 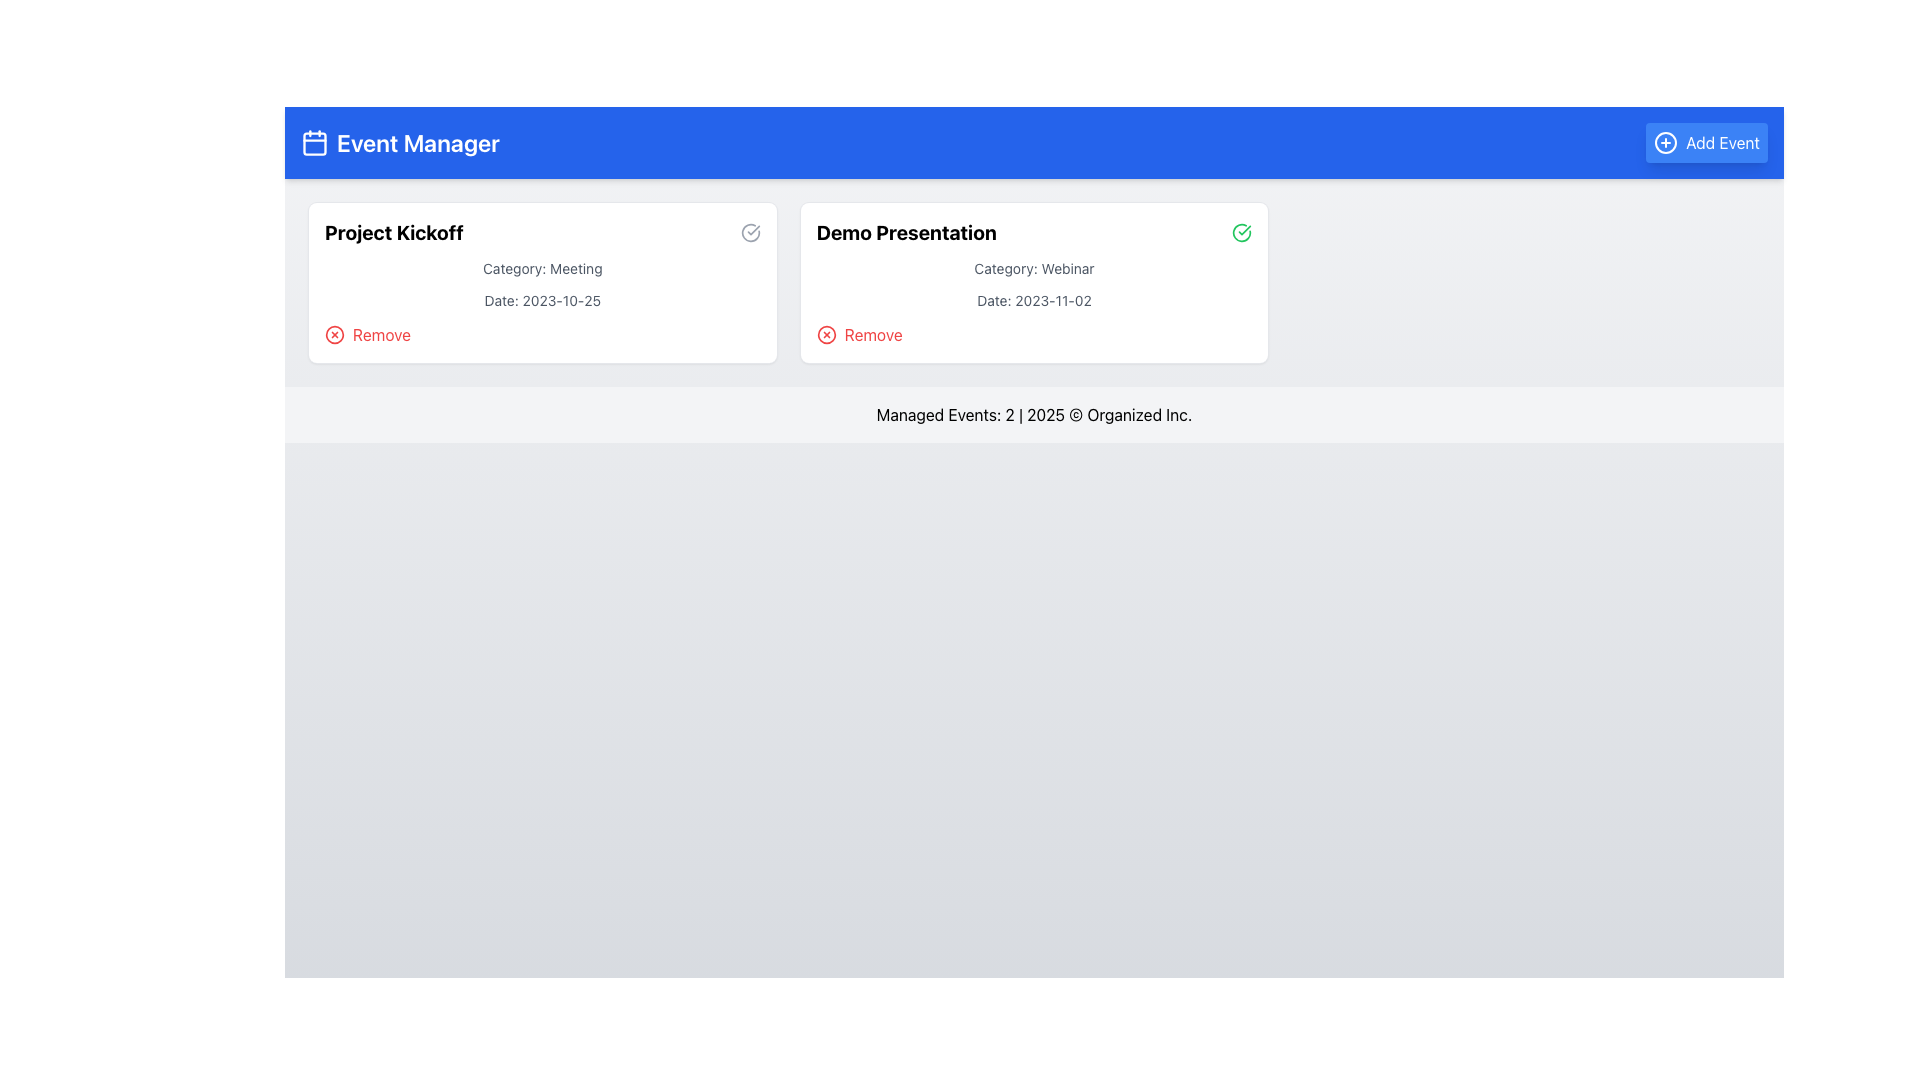 What do you see at coordinates (542, 300) in the screenshot?
I see `the date text label located below the 'Category: Meeting' text within the 'Project Kickoff' card, which provides scheduling context` at bounding box center [542, 300].